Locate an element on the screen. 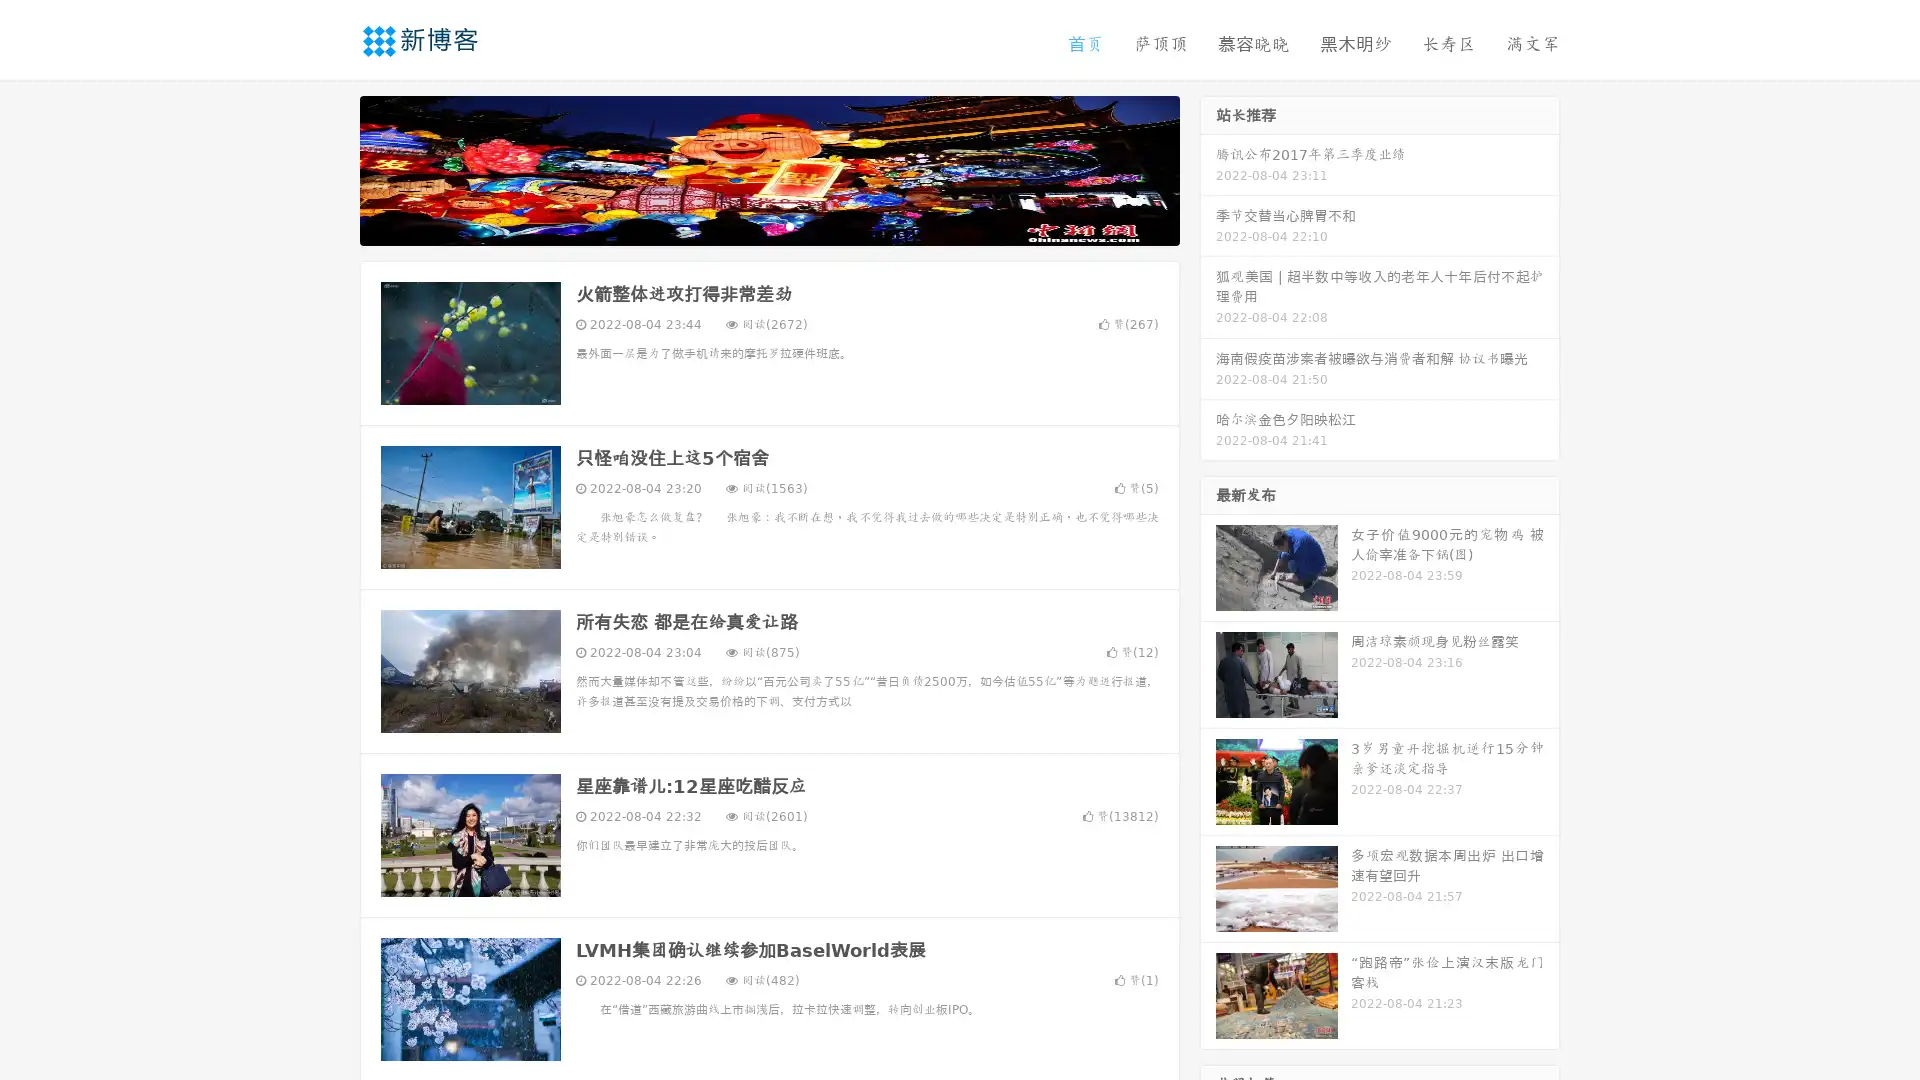 This screenshot has width=1920, height=1080. Go to slide 1 is located at coordinates (748, 225).